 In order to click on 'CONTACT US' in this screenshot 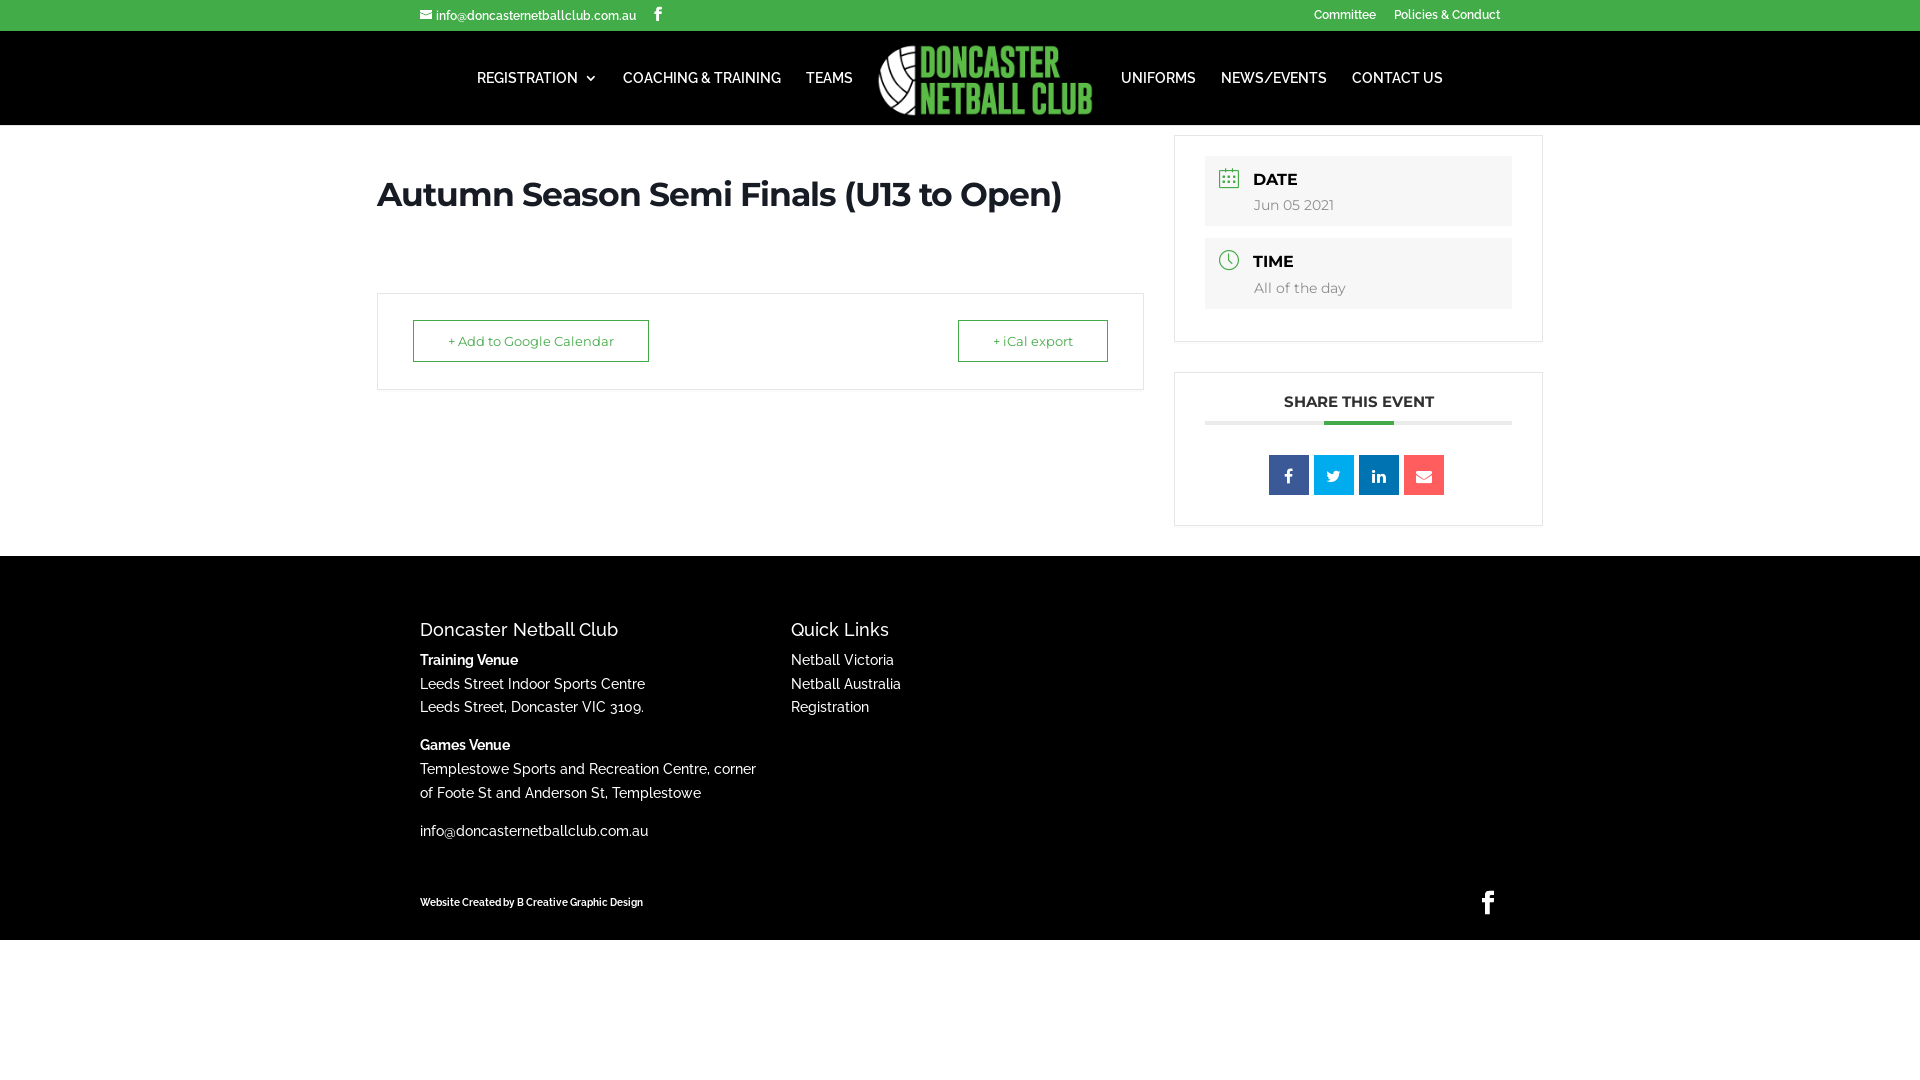, I will do `click(1396, 97)`.